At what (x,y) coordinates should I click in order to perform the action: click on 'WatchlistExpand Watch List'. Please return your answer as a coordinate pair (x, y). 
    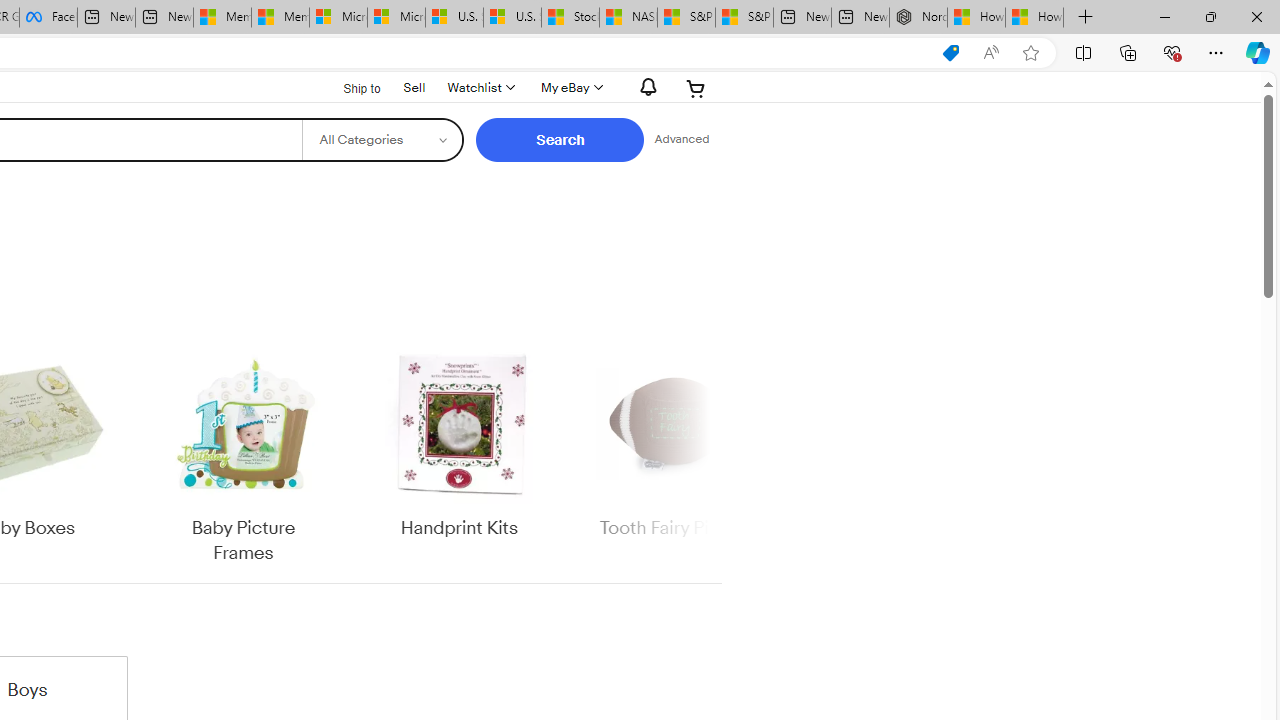
    Looking at the image, I should click on (480, 87).